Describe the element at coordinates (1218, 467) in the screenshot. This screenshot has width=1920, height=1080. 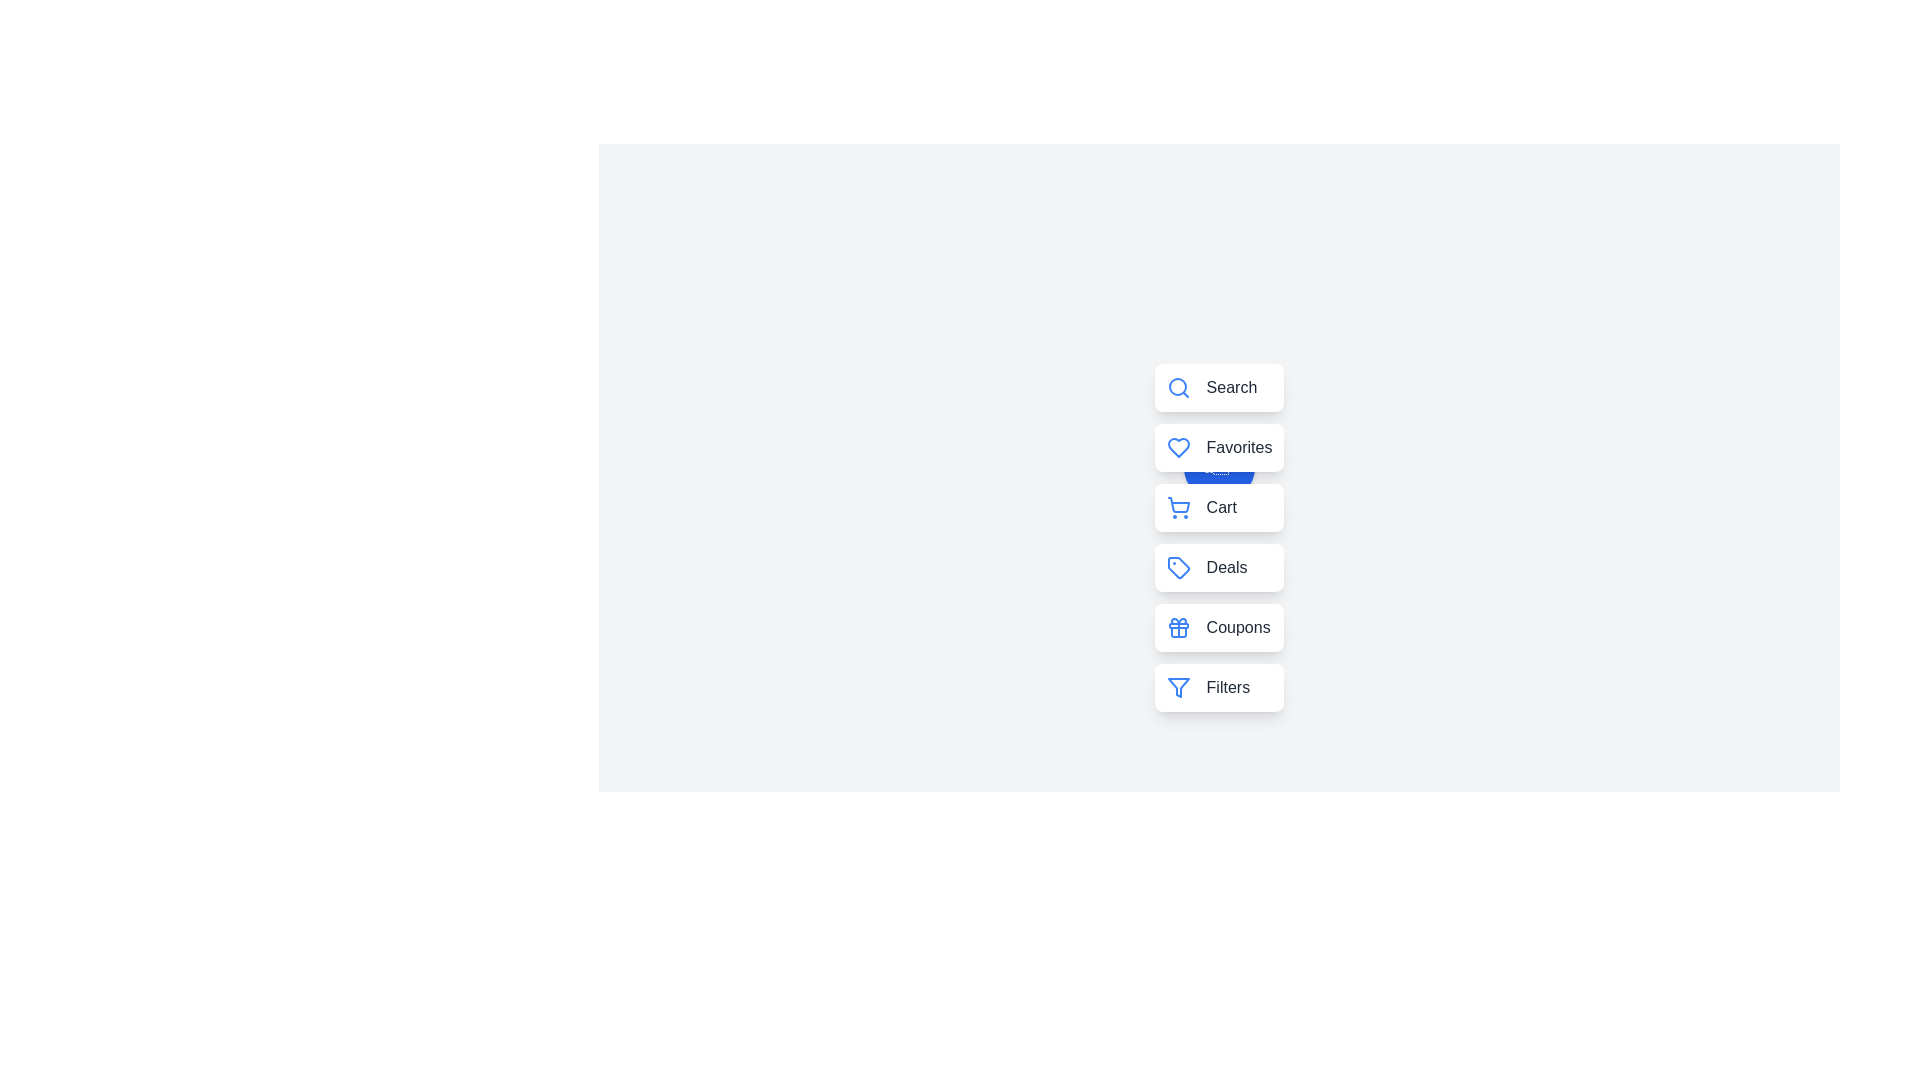
I see `the circular button with a blue background and white text, which is positioned between the 'Search' and 'Cart' buttons` at that location.